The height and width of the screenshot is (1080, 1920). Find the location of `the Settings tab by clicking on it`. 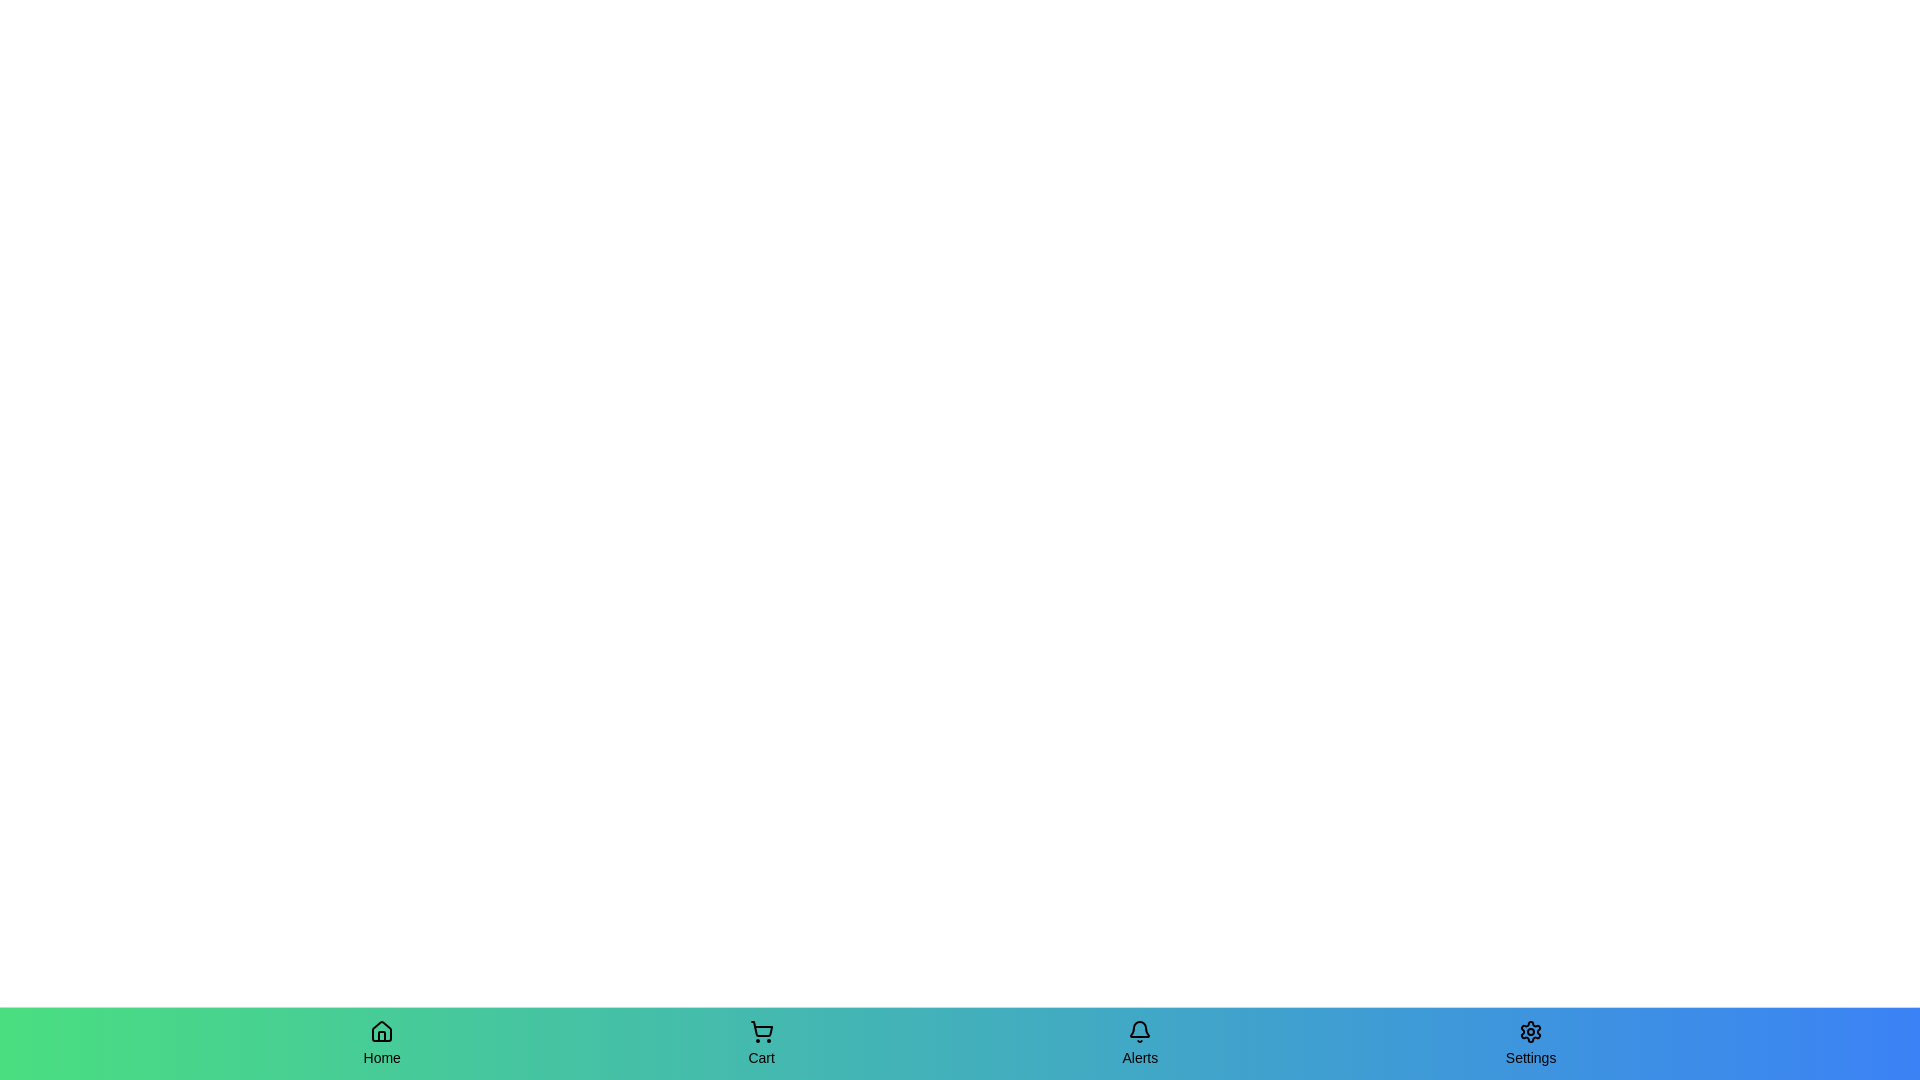

the Settings tab by clicking on it is located at coordinates (1530, 1043).